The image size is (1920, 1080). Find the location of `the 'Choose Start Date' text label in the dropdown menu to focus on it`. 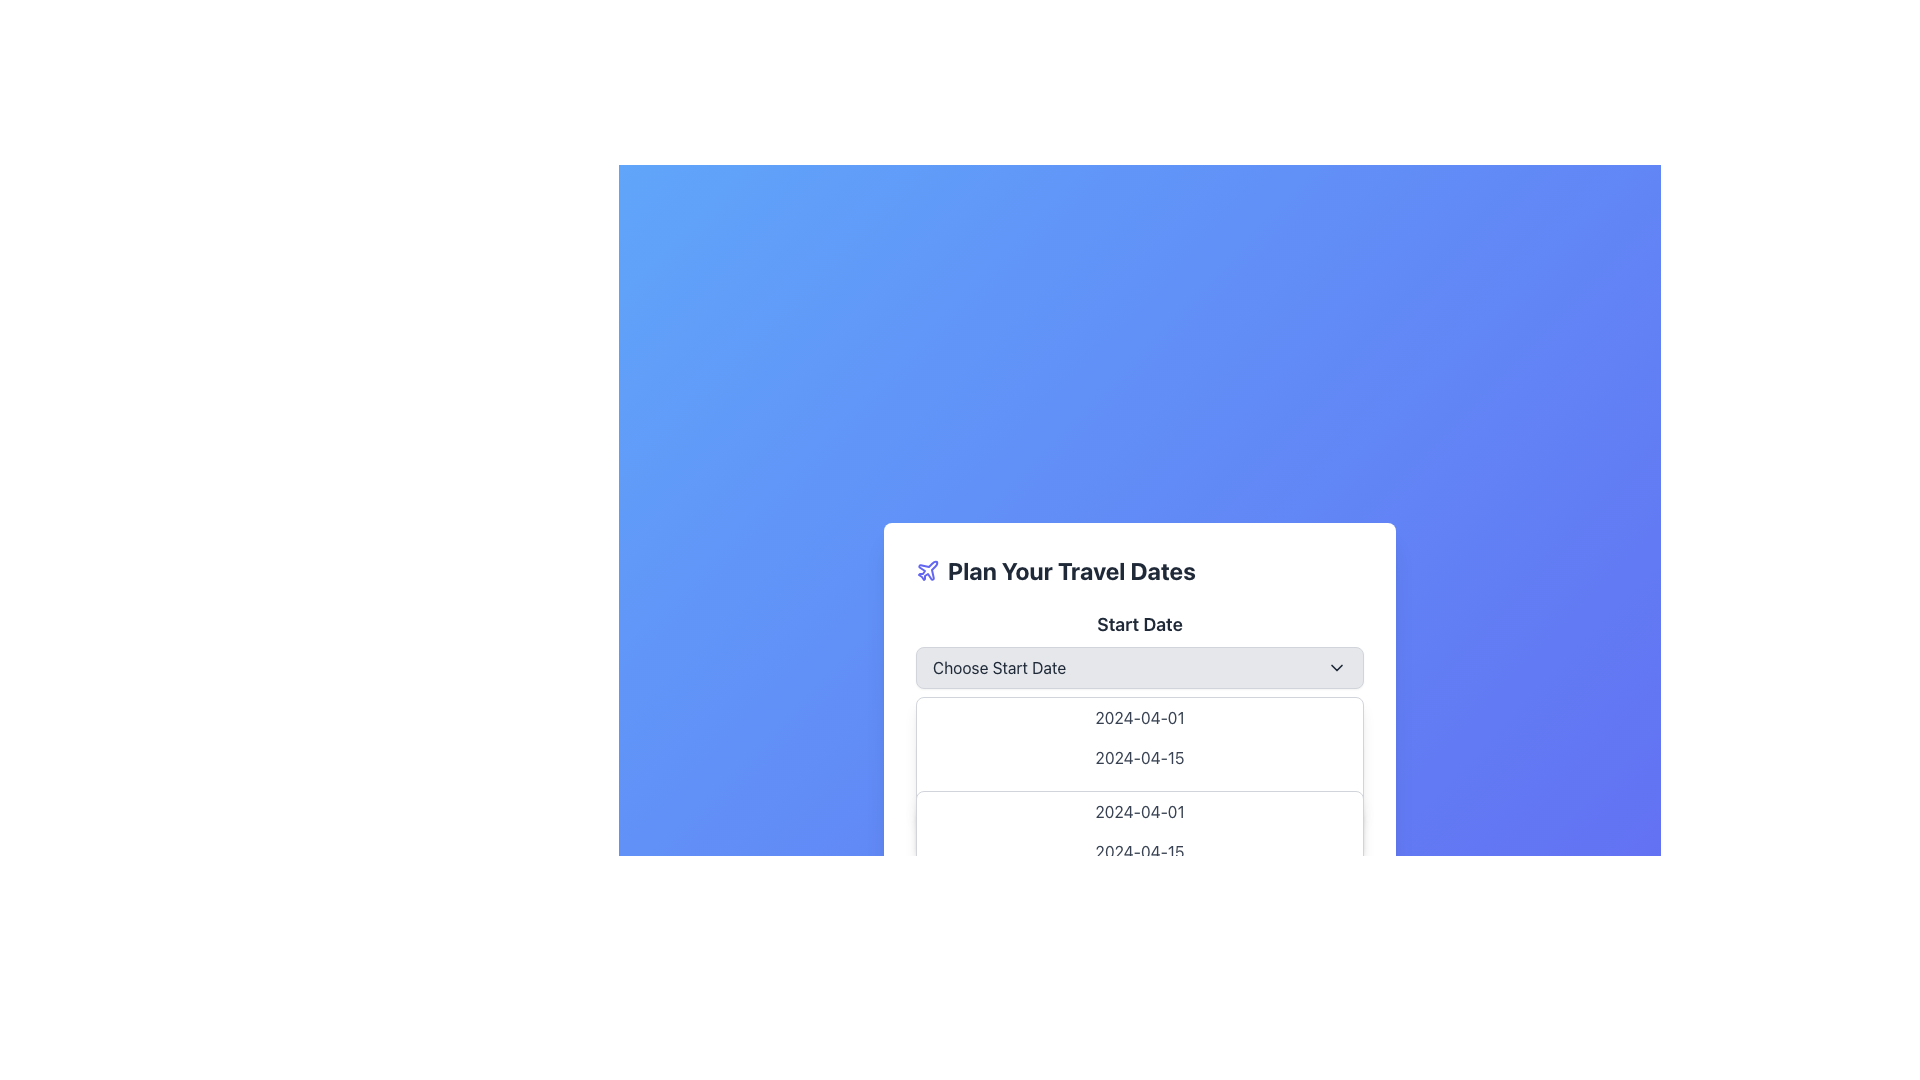

the 'Choose Start Date' text label in the dropdown menu to focus on it is located at coordinates (999, 667).